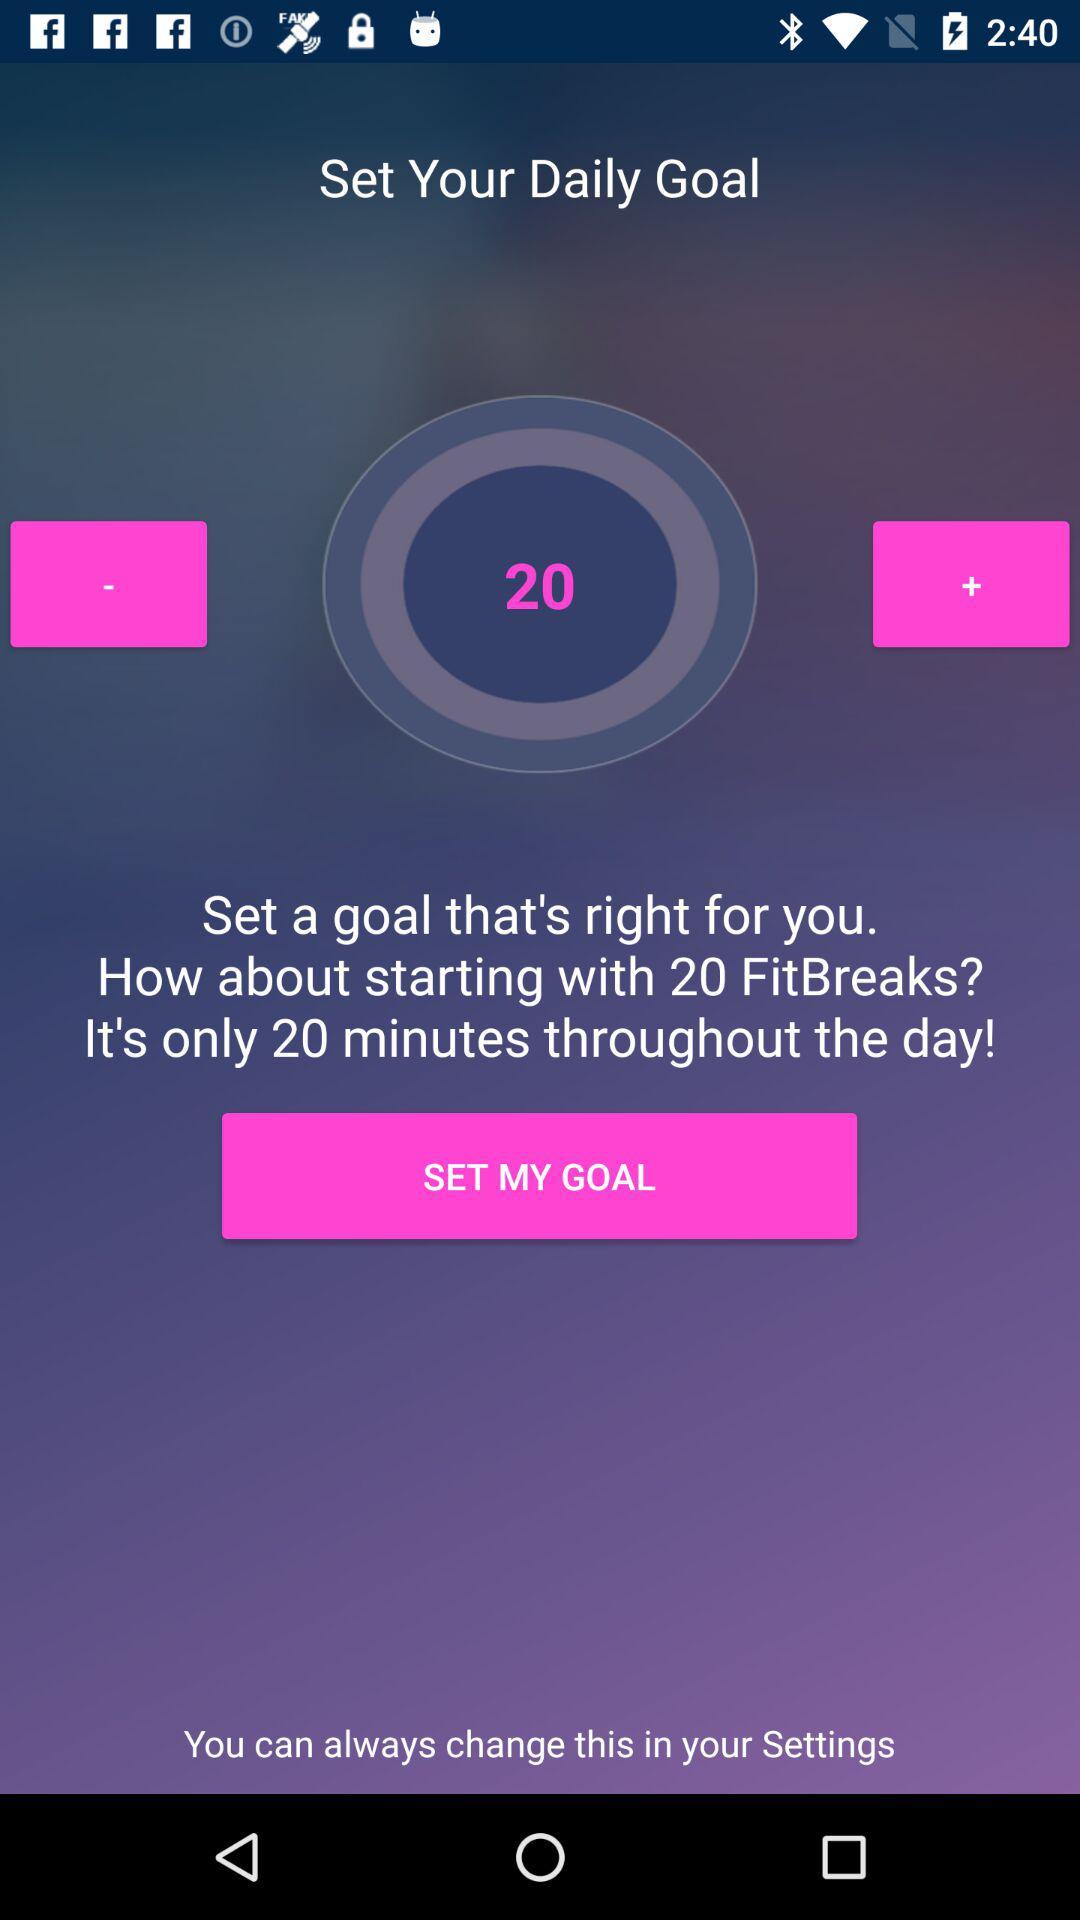  Describe the element at coordinates (108, 583) in the screenshot. I see `- at the top left corner` at that location.